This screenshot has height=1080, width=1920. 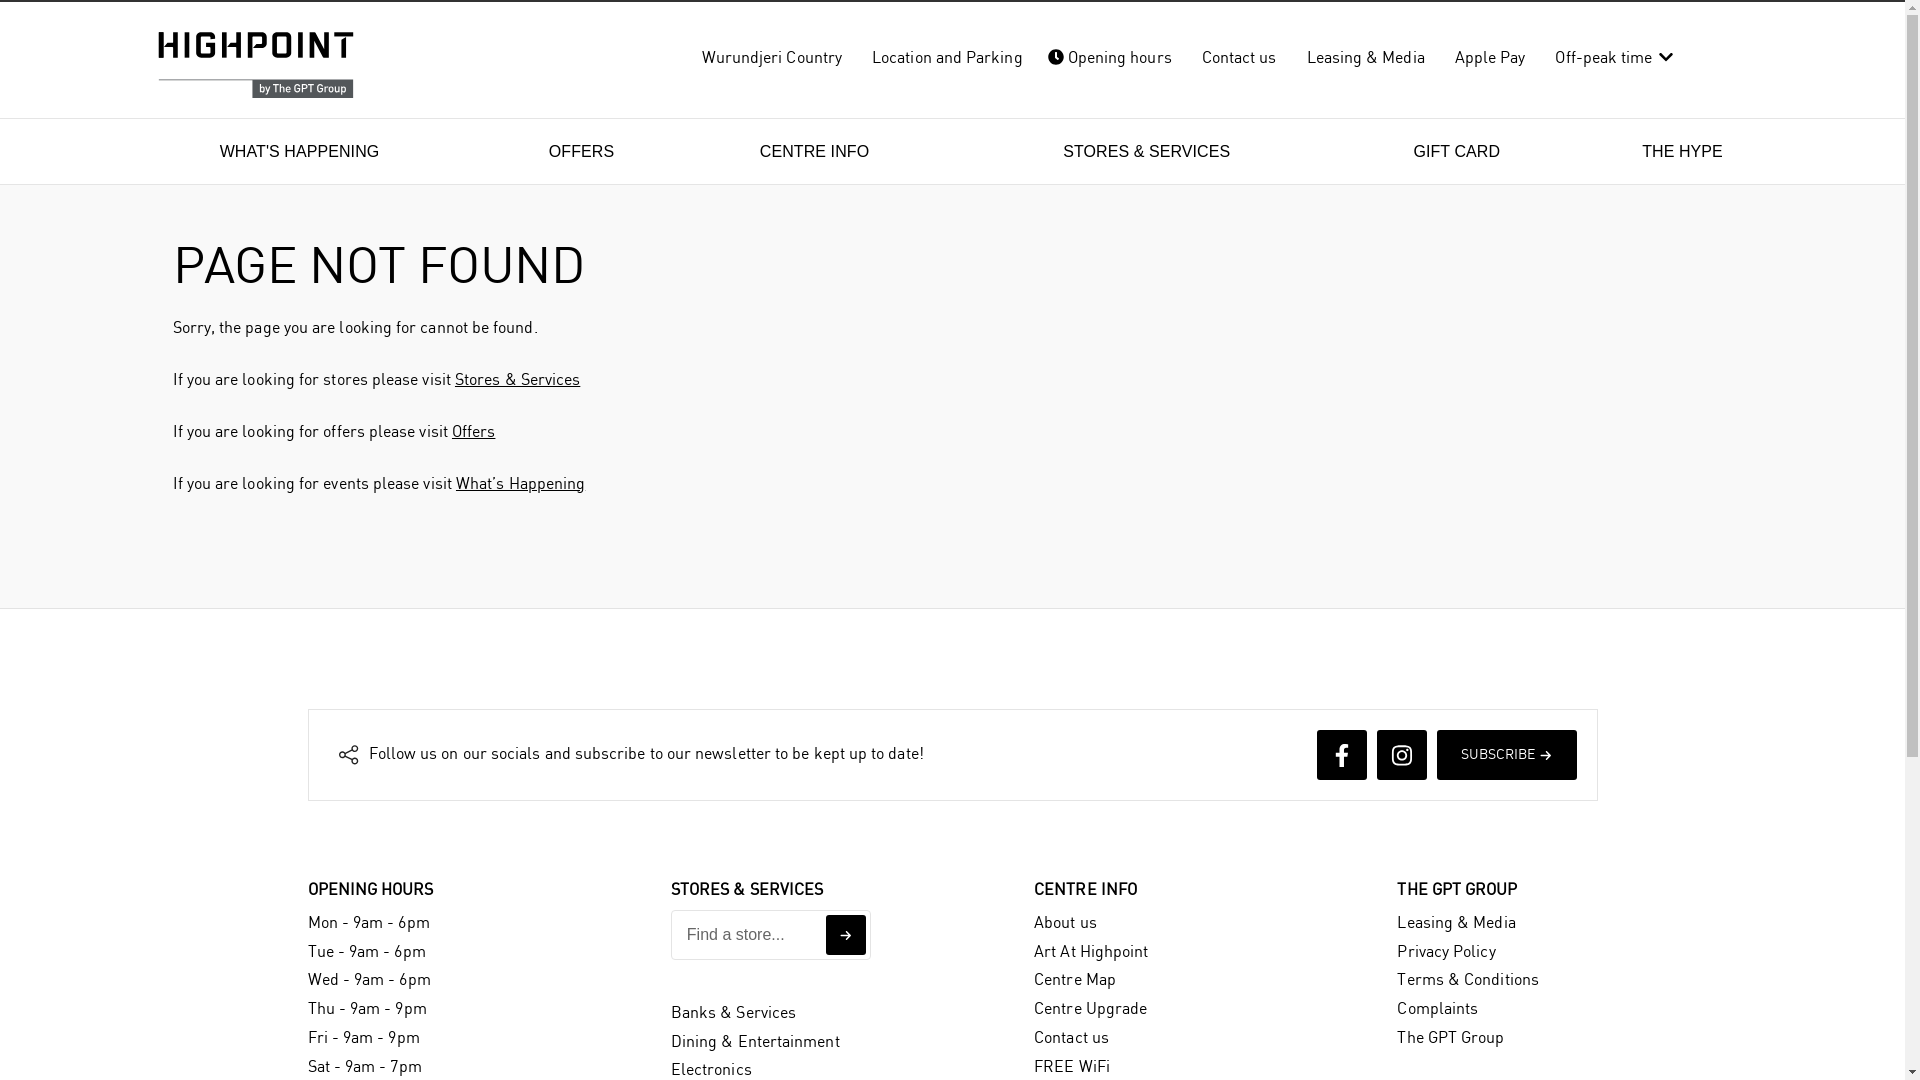 What do you see at coordinates (1238, 57) in the screenshot?
I see `'Contact us'` at bounding box center [1238, 57].